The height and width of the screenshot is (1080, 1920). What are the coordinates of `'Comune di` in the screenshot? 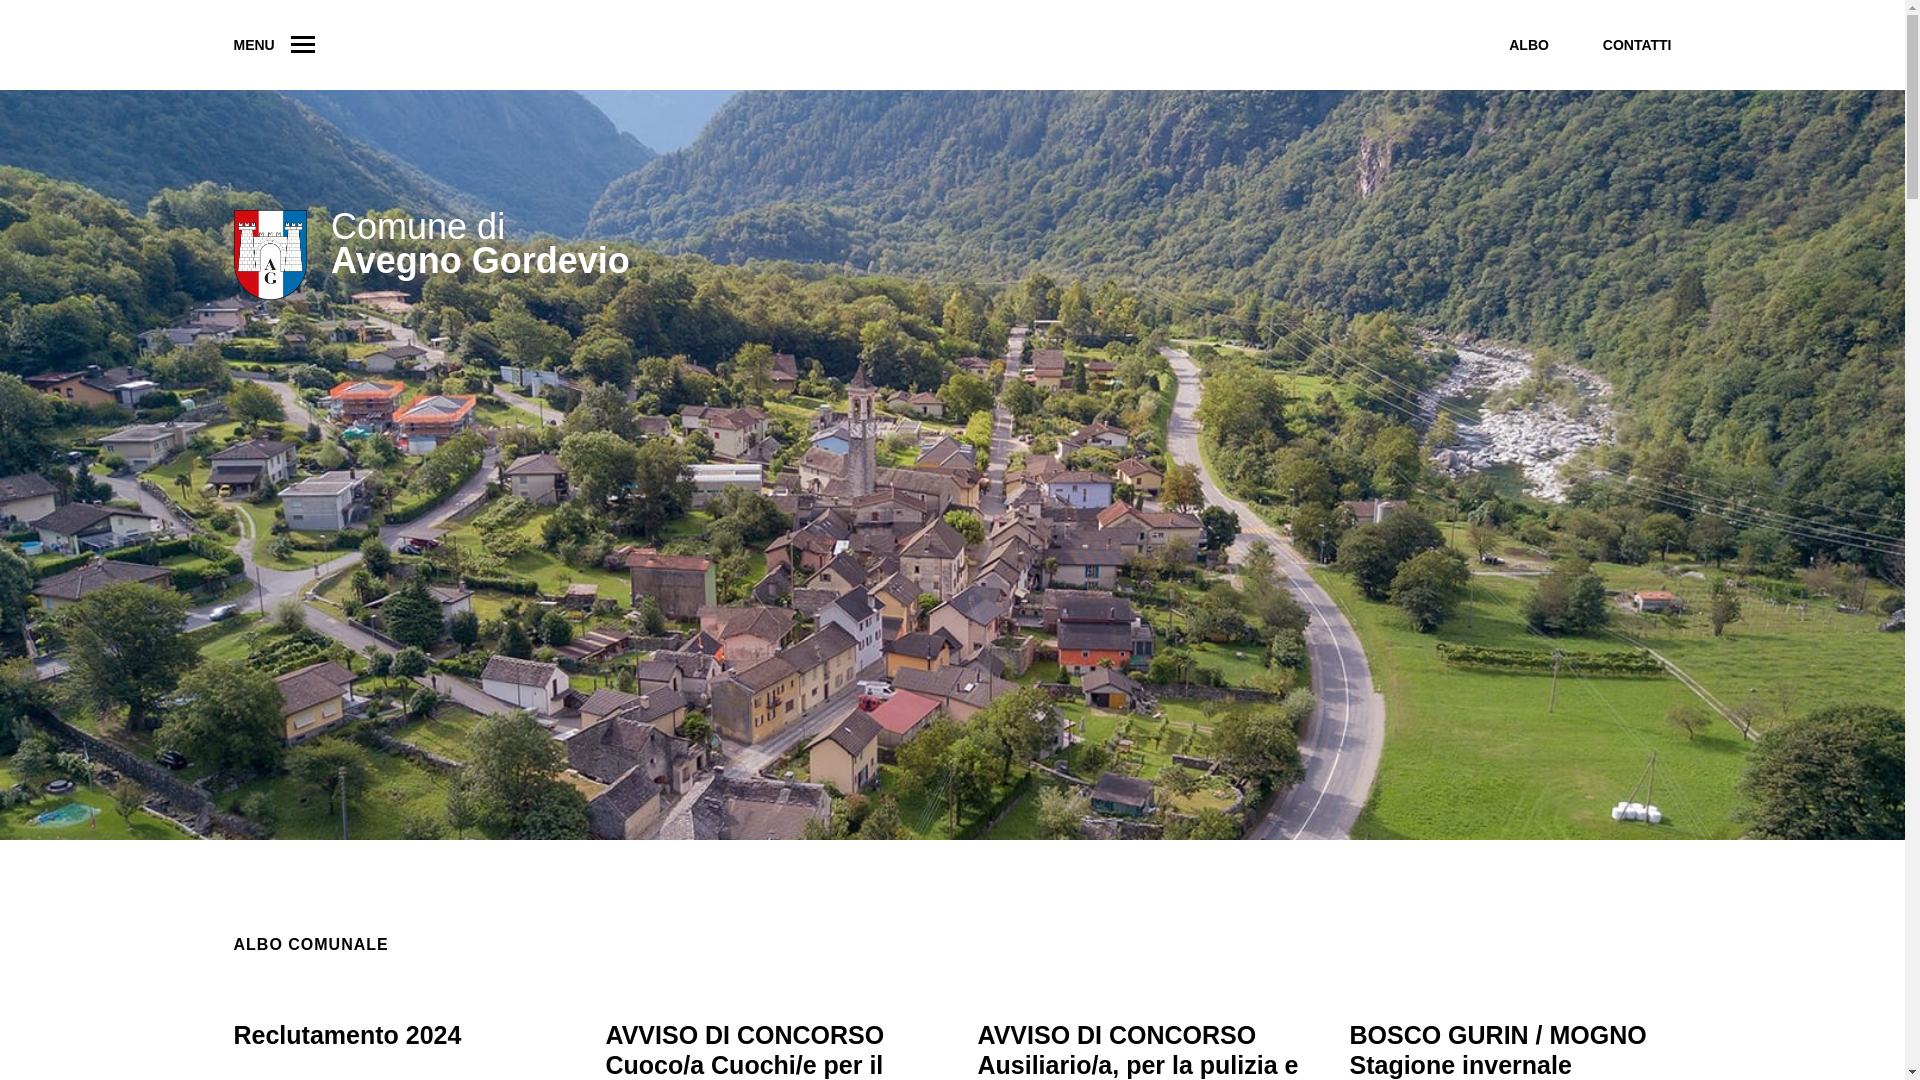 It's located at (431, 266).